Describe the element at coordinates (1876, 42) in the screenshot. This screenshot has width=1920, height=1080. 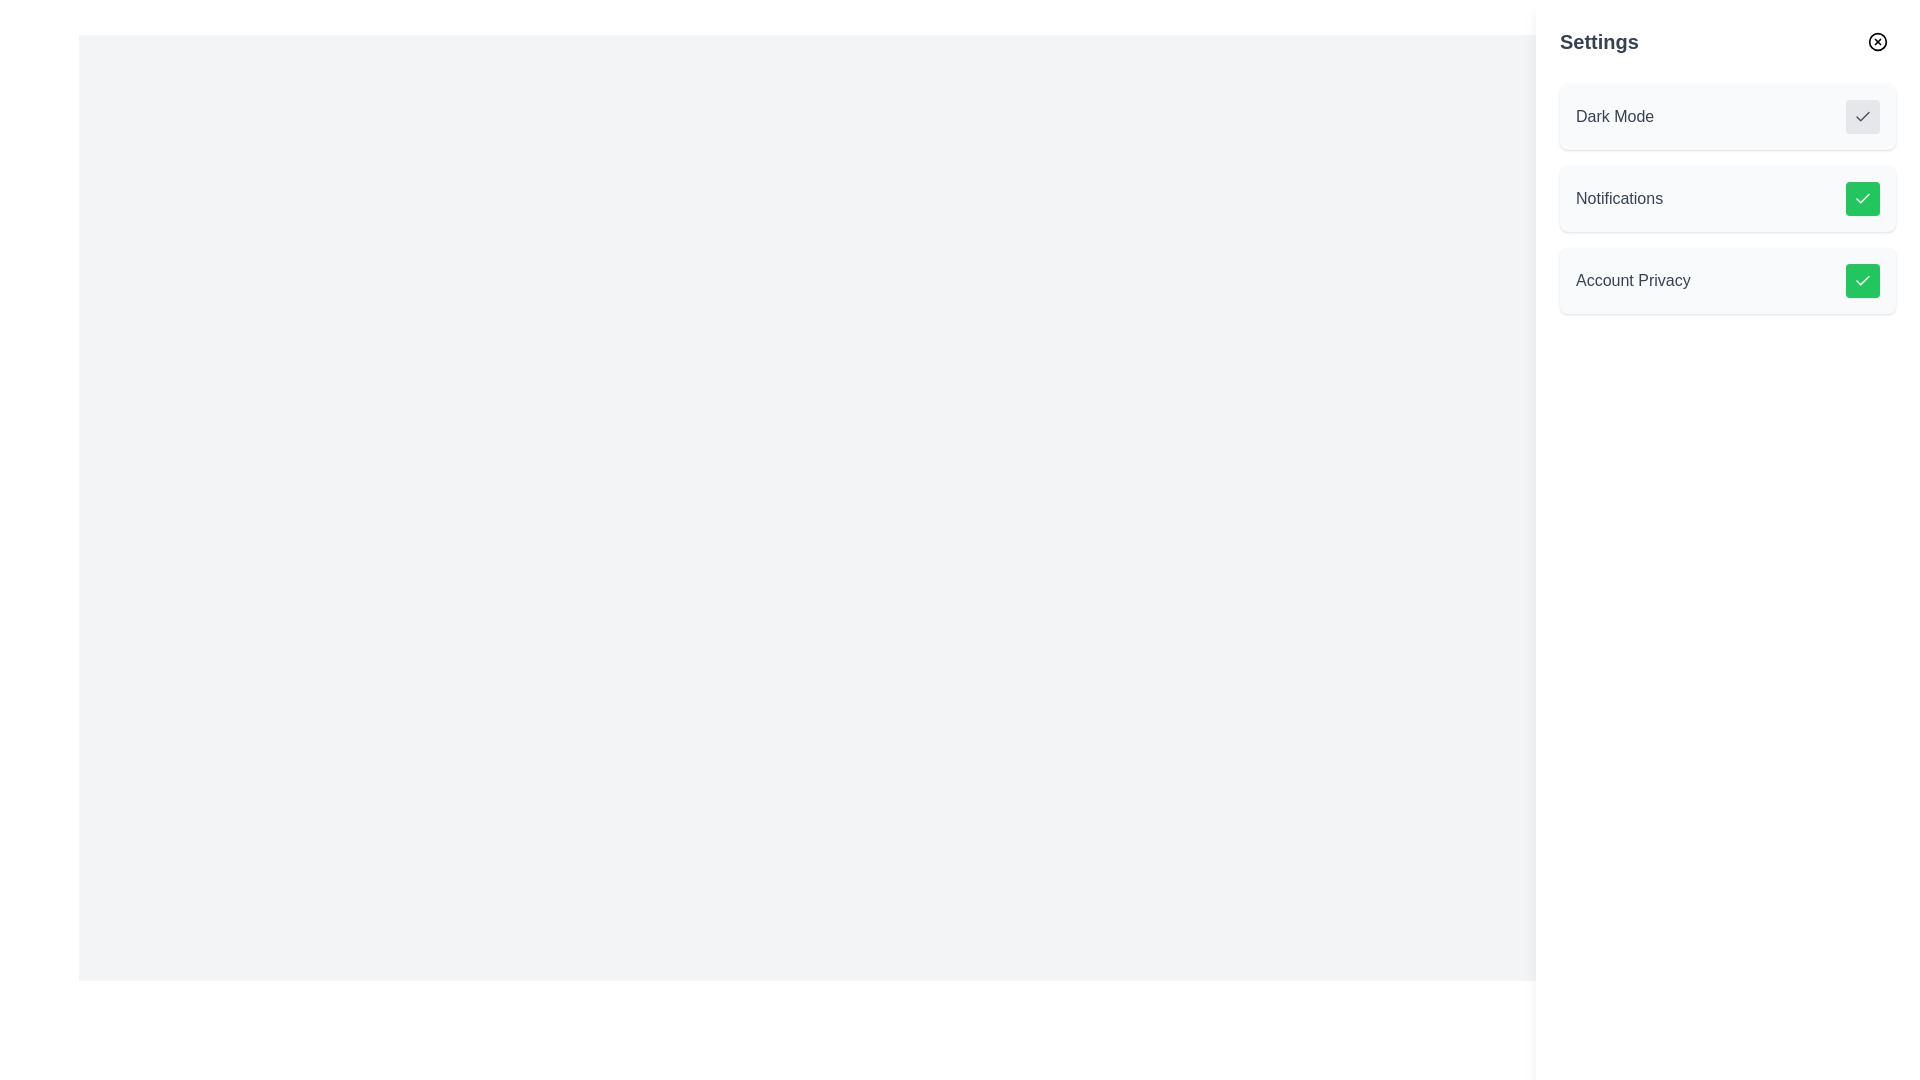
I see `the small circular 'X' icon button located in the top-right corner of the 'Settings' header section` at that location.